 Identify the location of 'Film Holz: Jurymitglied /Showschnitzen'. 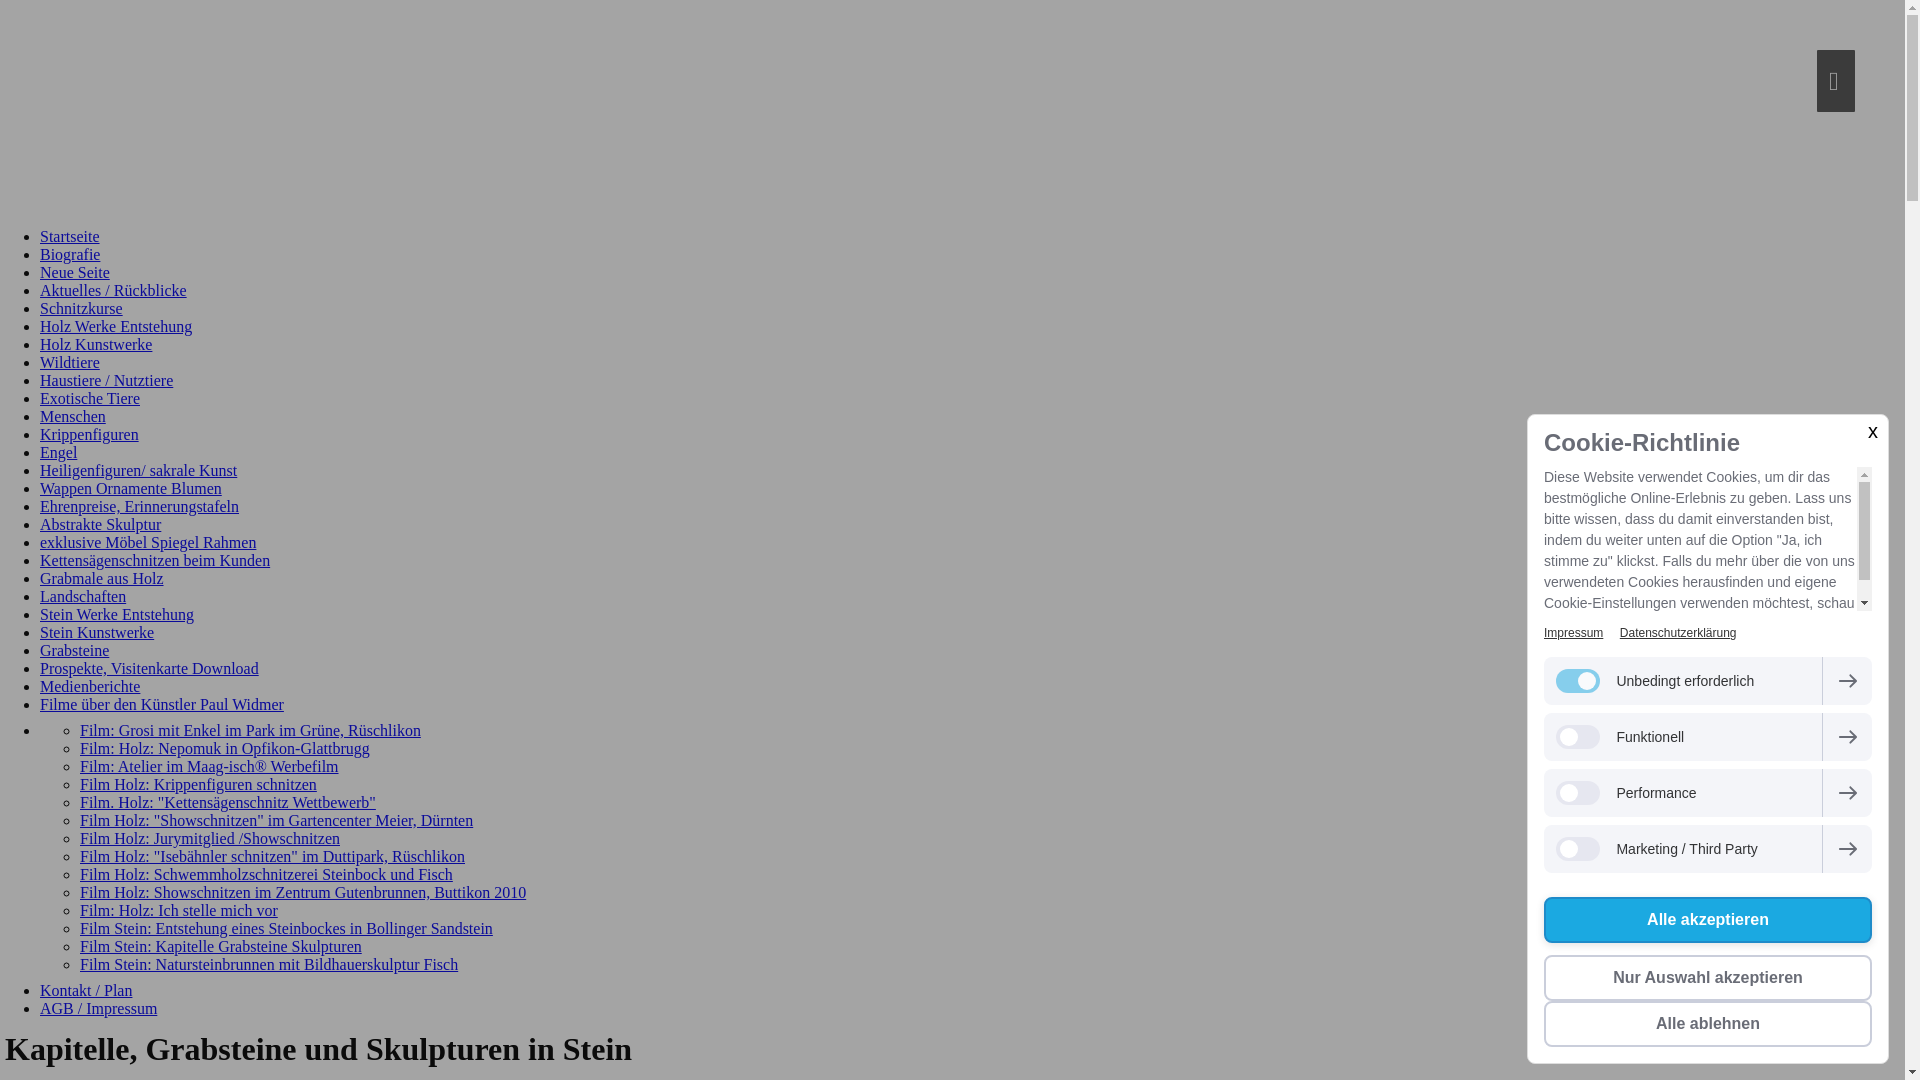
(210, 838).